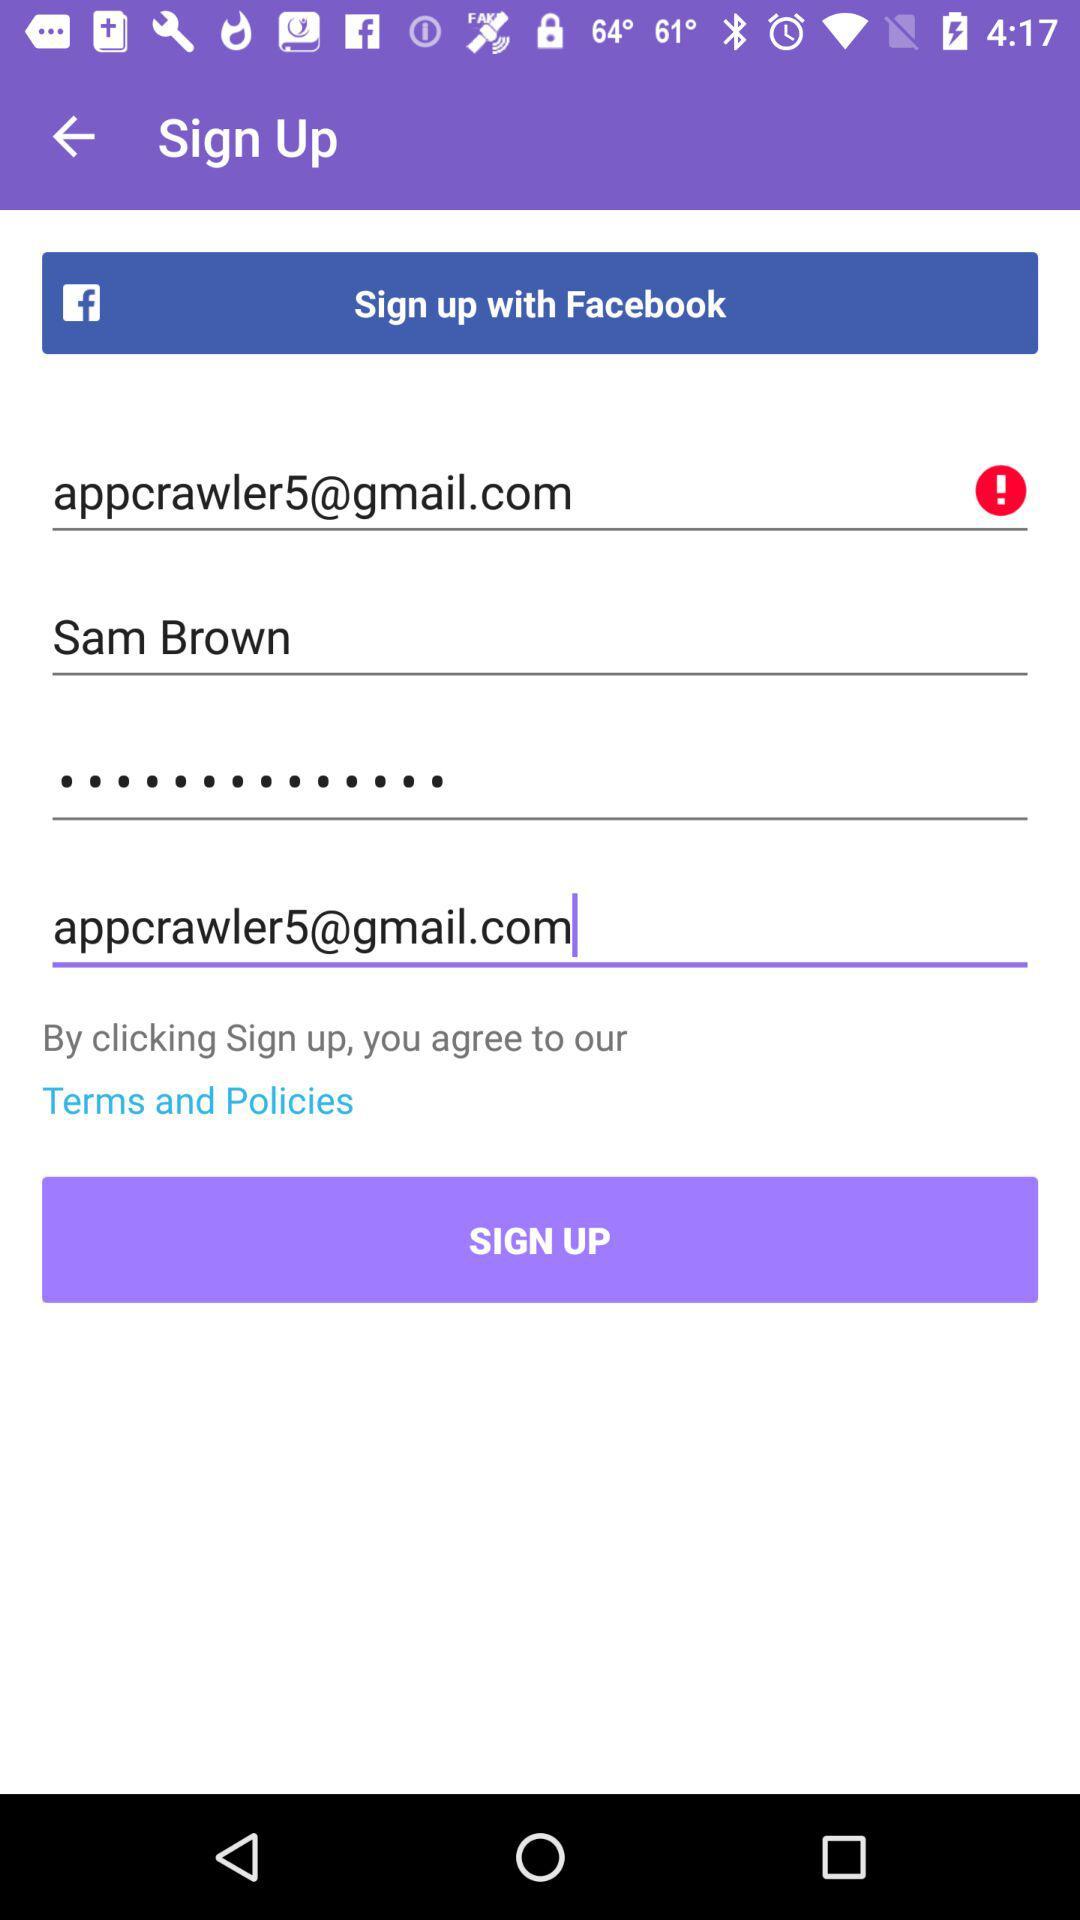 This screenshot has width=1080, height=1920. What do you see at coordinates (540, 635) in the screenshot?
I see `the icon above appcrawler3116 item` at bounding box center [540, 635].